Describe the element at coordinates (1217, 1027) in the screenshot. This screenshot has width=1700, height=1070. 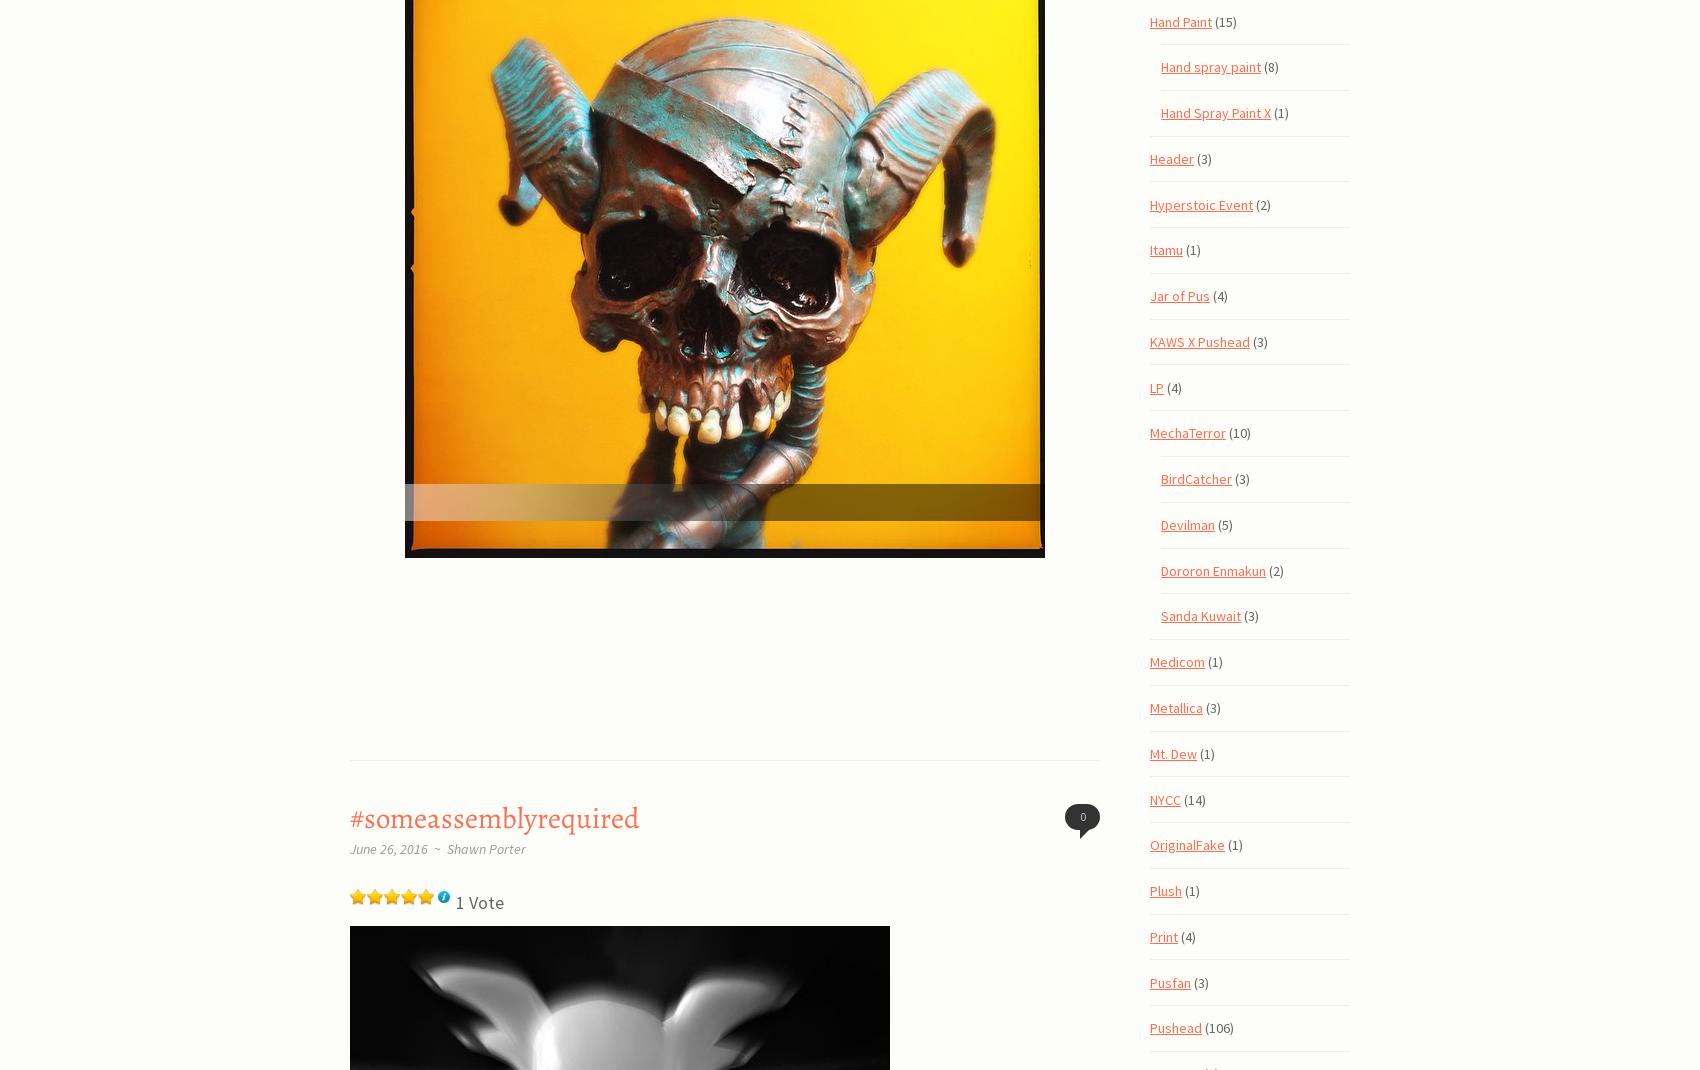
I see `'(106)'` at that location.